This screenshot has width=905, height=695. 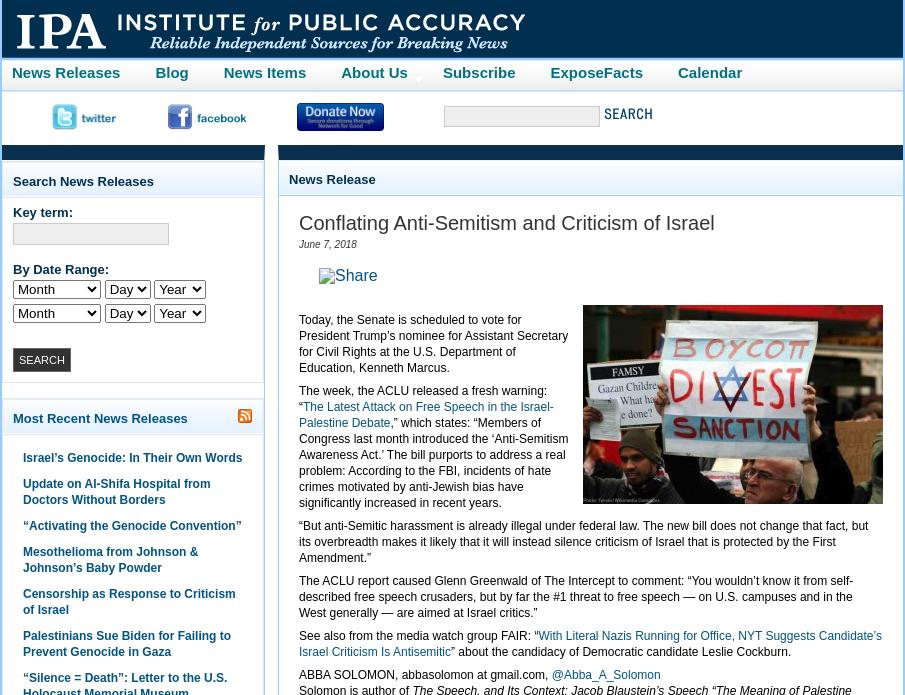 What do you see at coordinates (127, 602) in the screenshot?
I see `'Censorship as Response to Criticism of Israel'` at bounding box center [127, 602].